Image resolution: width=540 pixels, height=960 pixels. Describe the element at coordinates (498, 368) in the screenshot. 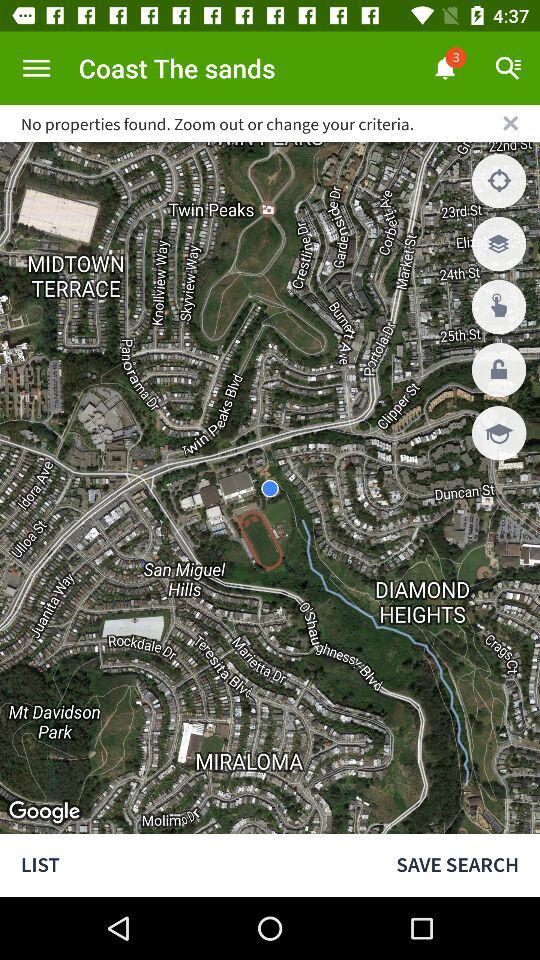

I see `the lock symbol` at that location.